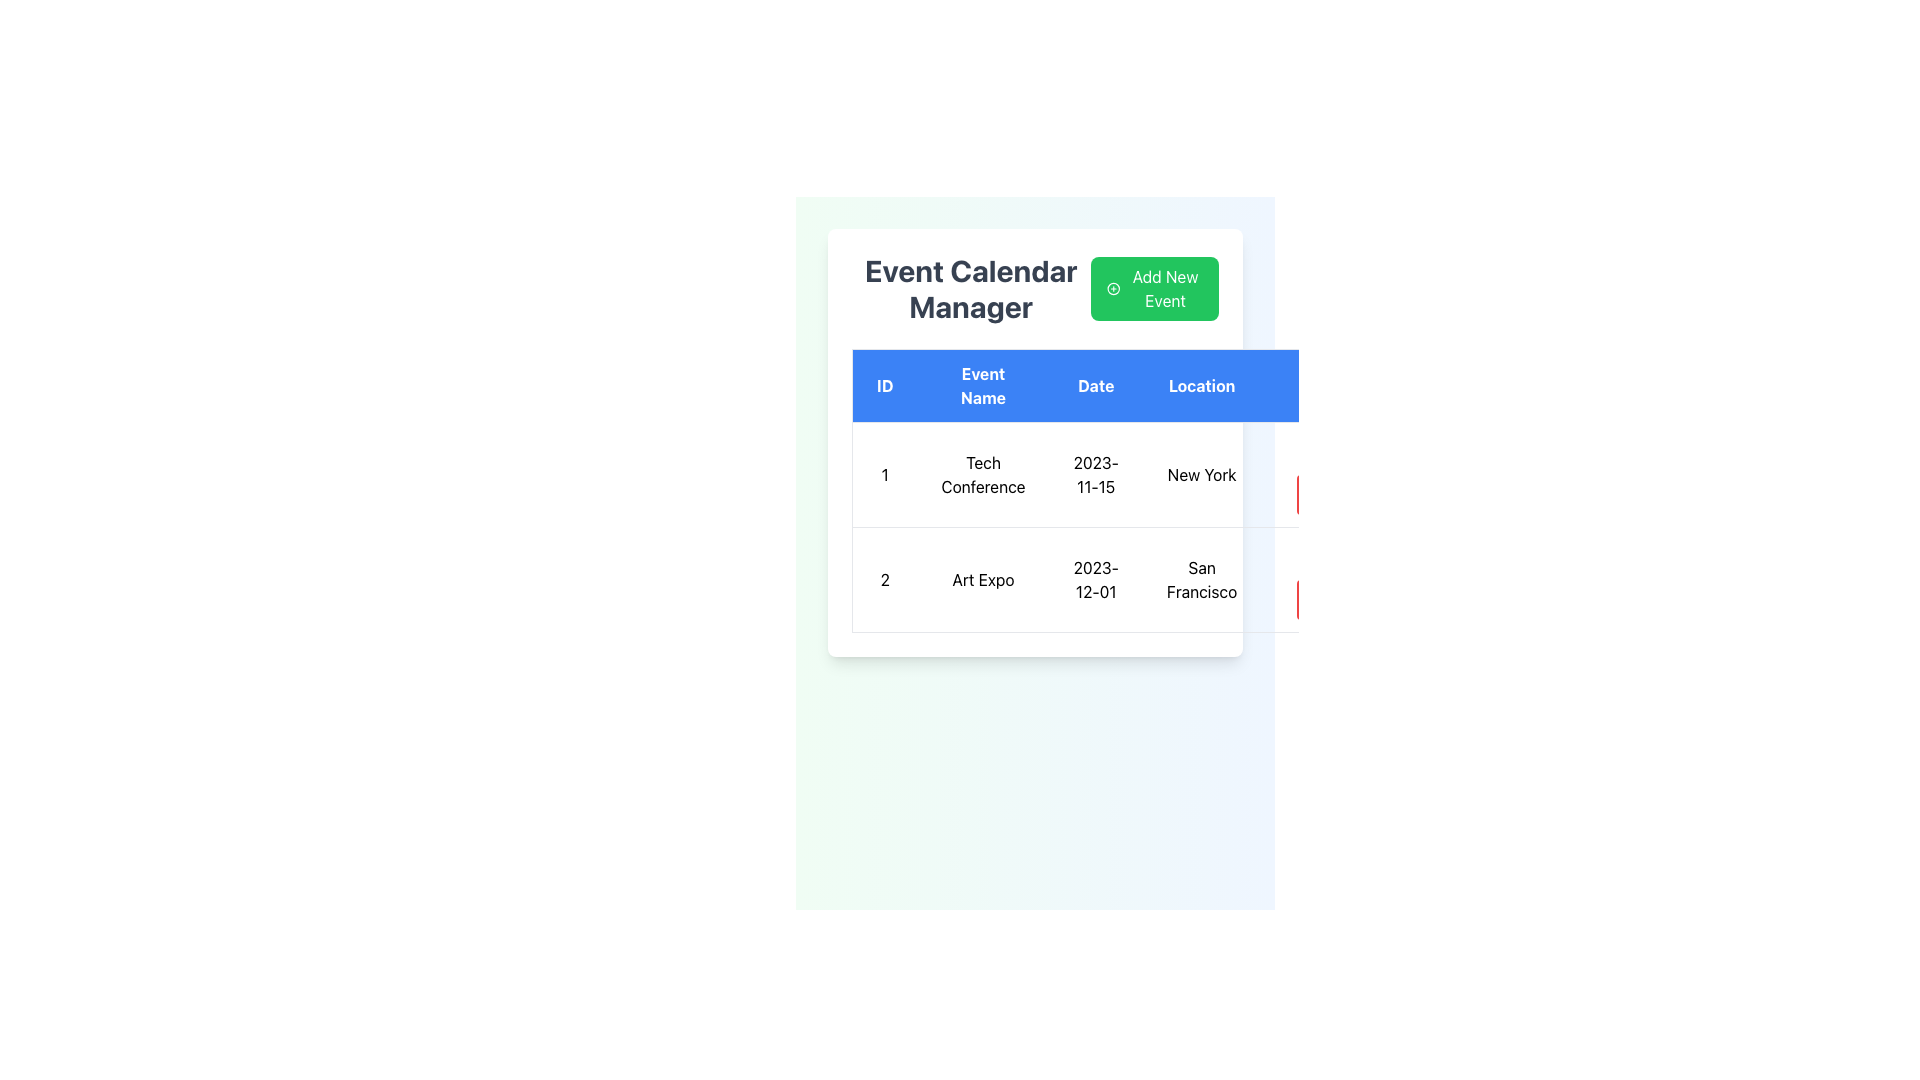 Image resolution: width=1920 pixels, height=1080 pixels. Describe the element at coordinates (1035, 289) in the screenshot. I see `text 'Event Calendar Manager' from the header with the action button for managing events` at that location.